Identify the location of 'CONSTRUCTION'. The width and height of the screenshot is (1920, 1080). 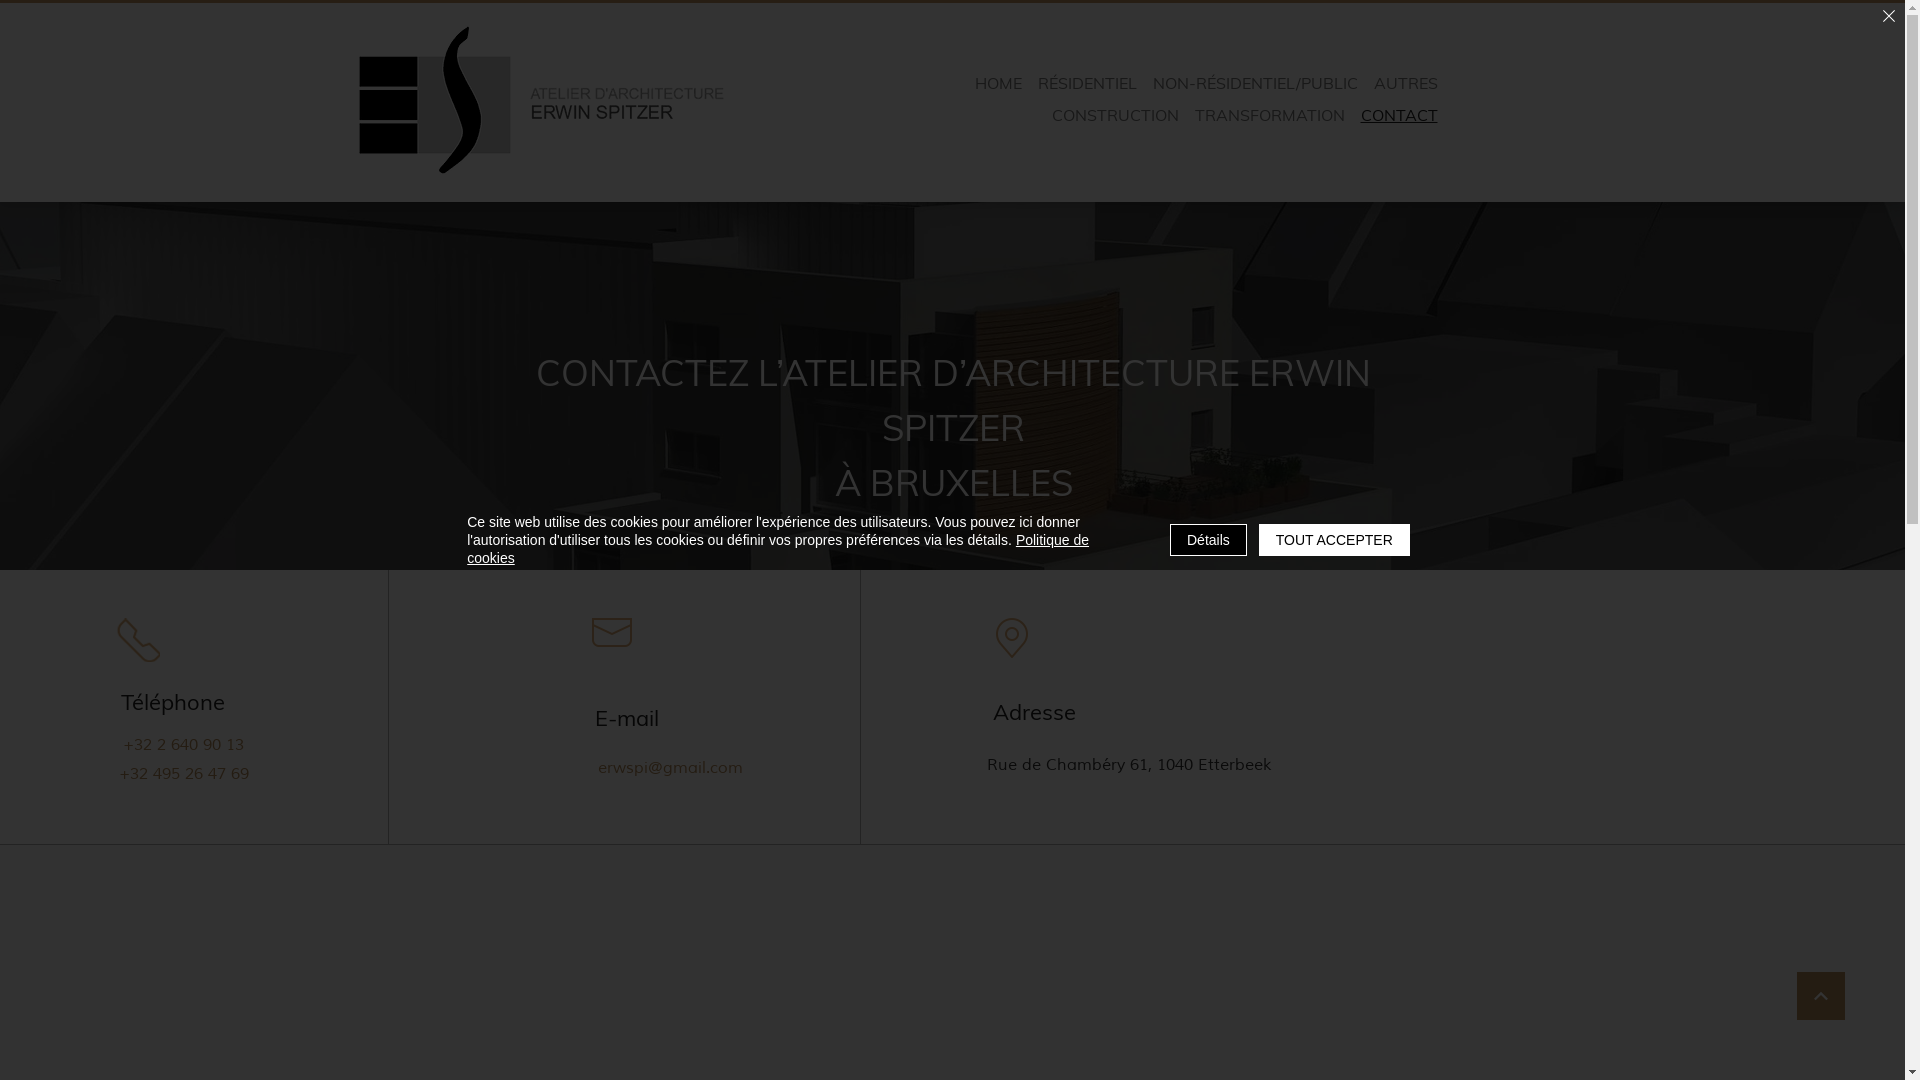
(1113, 115).